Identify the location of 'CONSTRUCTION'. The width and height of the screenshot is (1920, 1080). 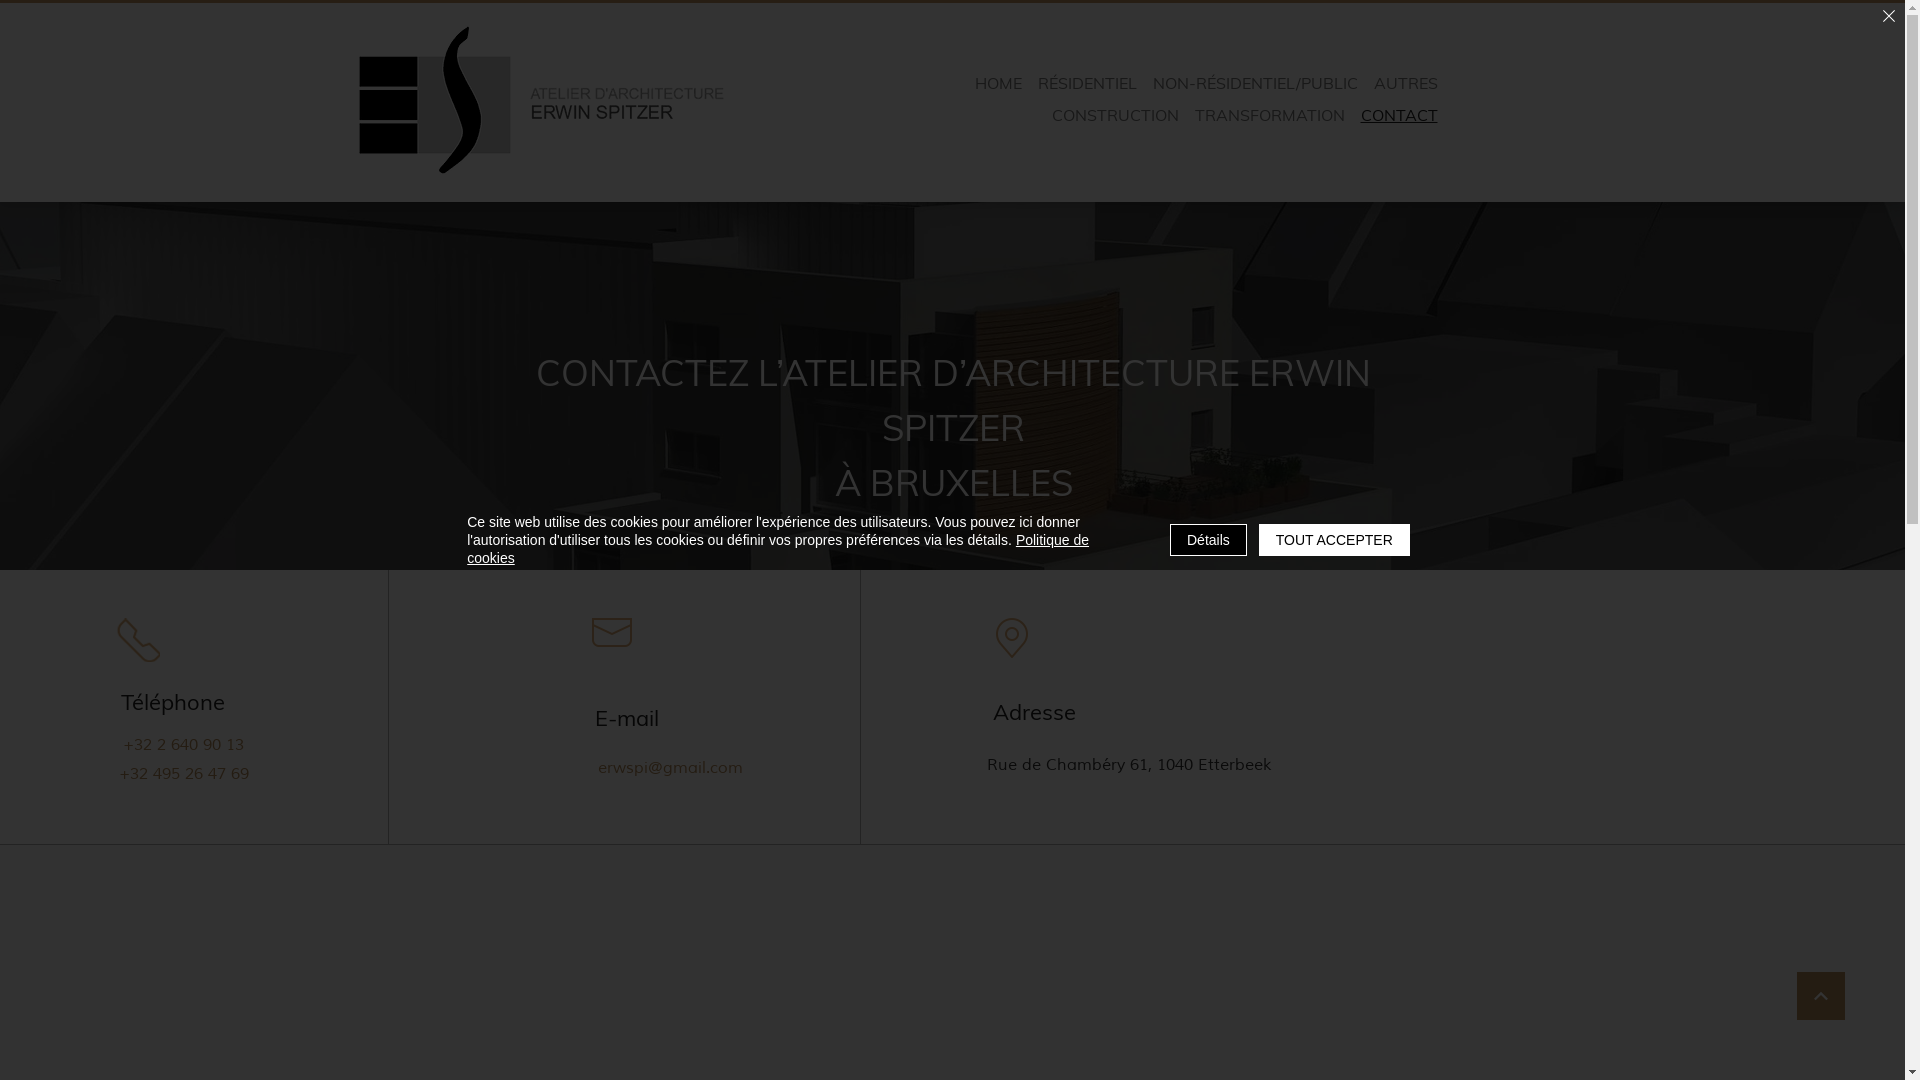
(1113, 115).